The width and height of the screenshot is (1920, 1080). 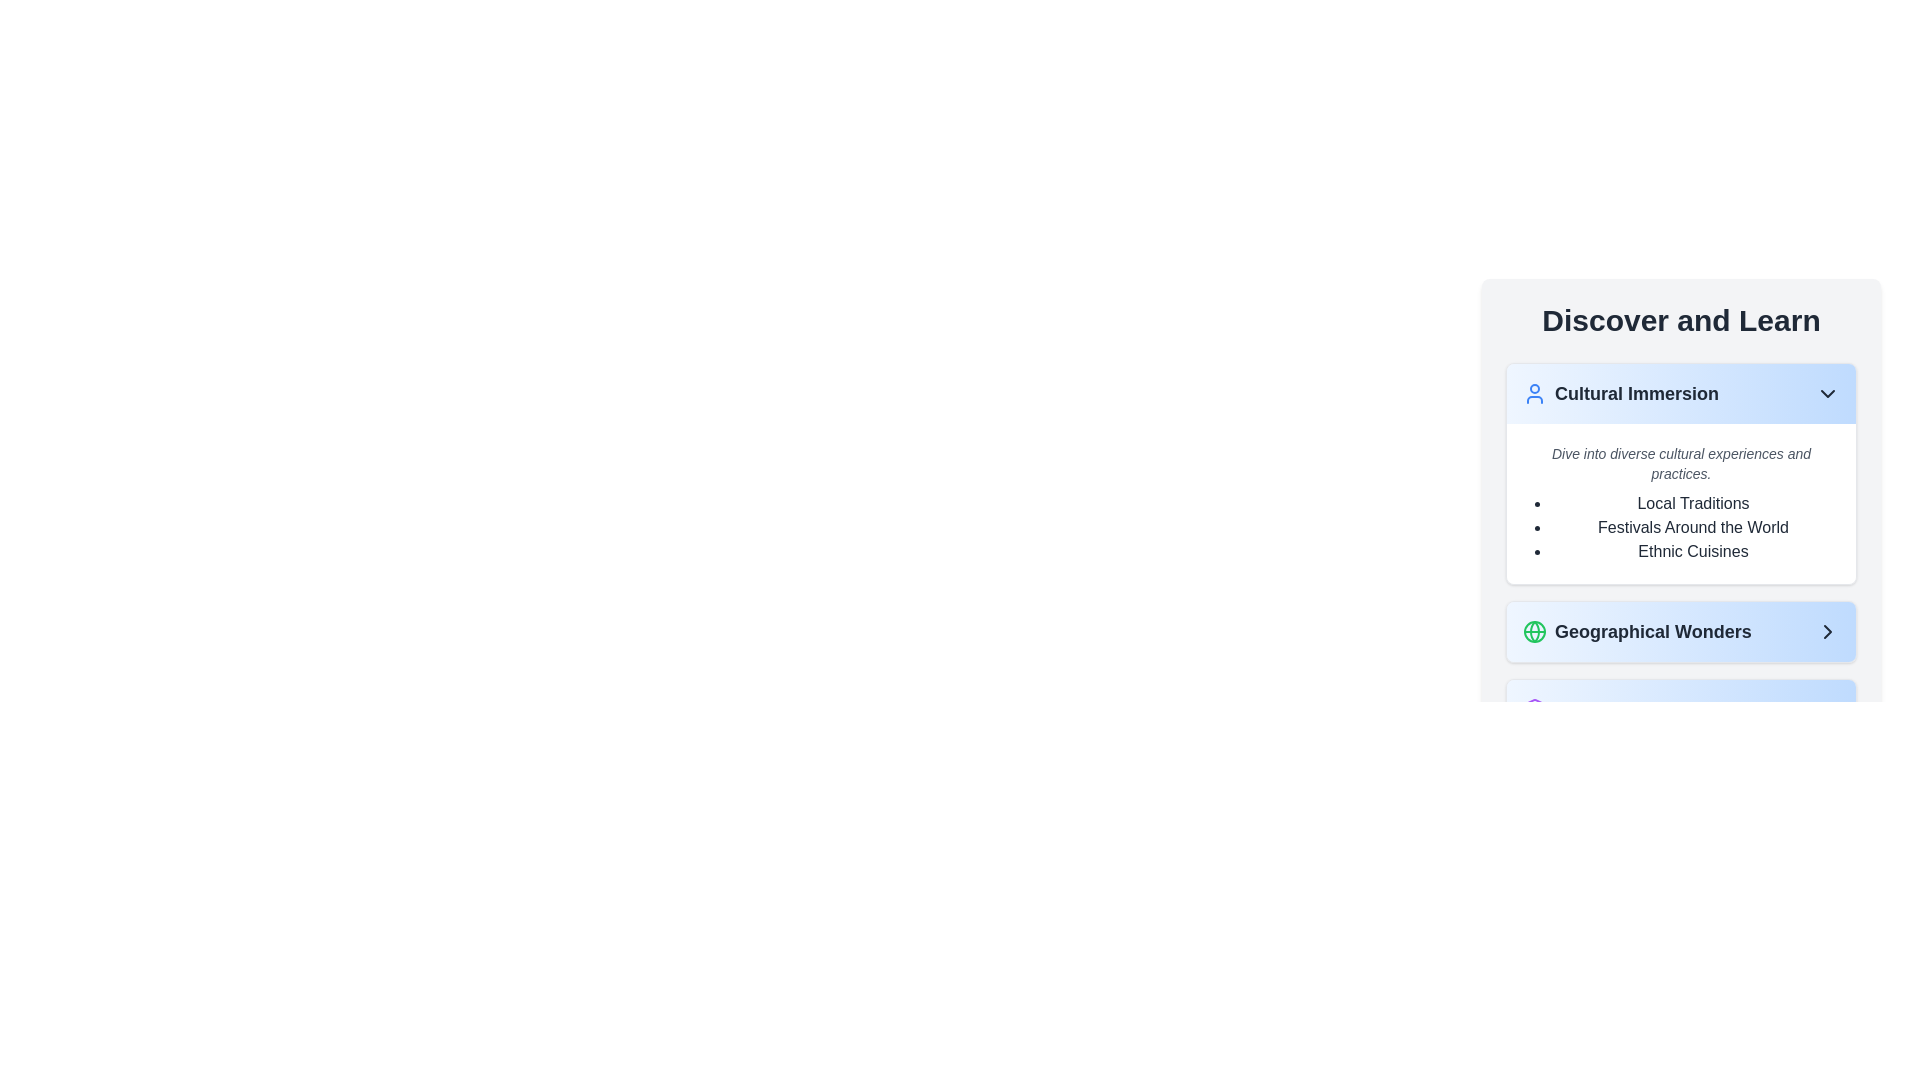 I want to click on the blue human figure icon located to the left of the 'Cultural Immersion' text in the 'Discover and Learn' section, so click(x=1534, y=393).